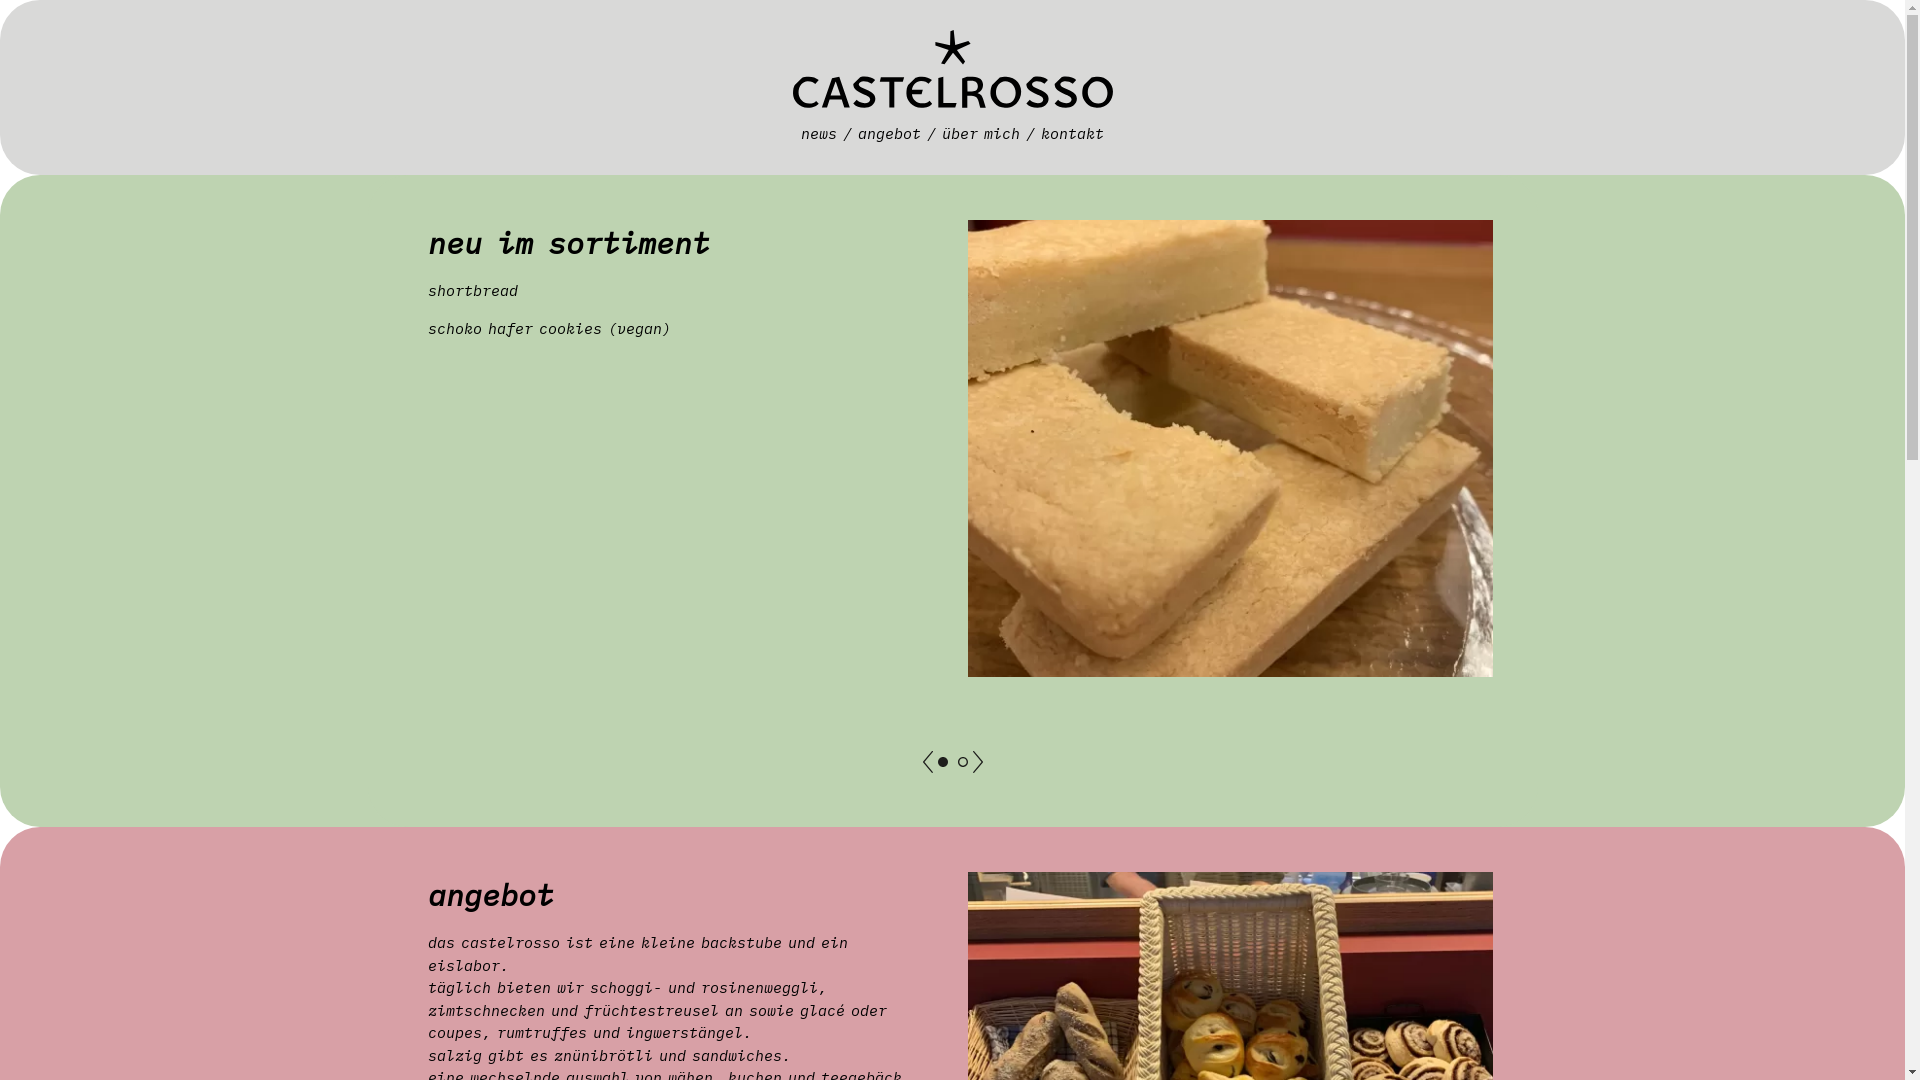 Image resolution: width=1920 pixels, height=1080 pixels. I want to click on 'next', so click(977, 761).